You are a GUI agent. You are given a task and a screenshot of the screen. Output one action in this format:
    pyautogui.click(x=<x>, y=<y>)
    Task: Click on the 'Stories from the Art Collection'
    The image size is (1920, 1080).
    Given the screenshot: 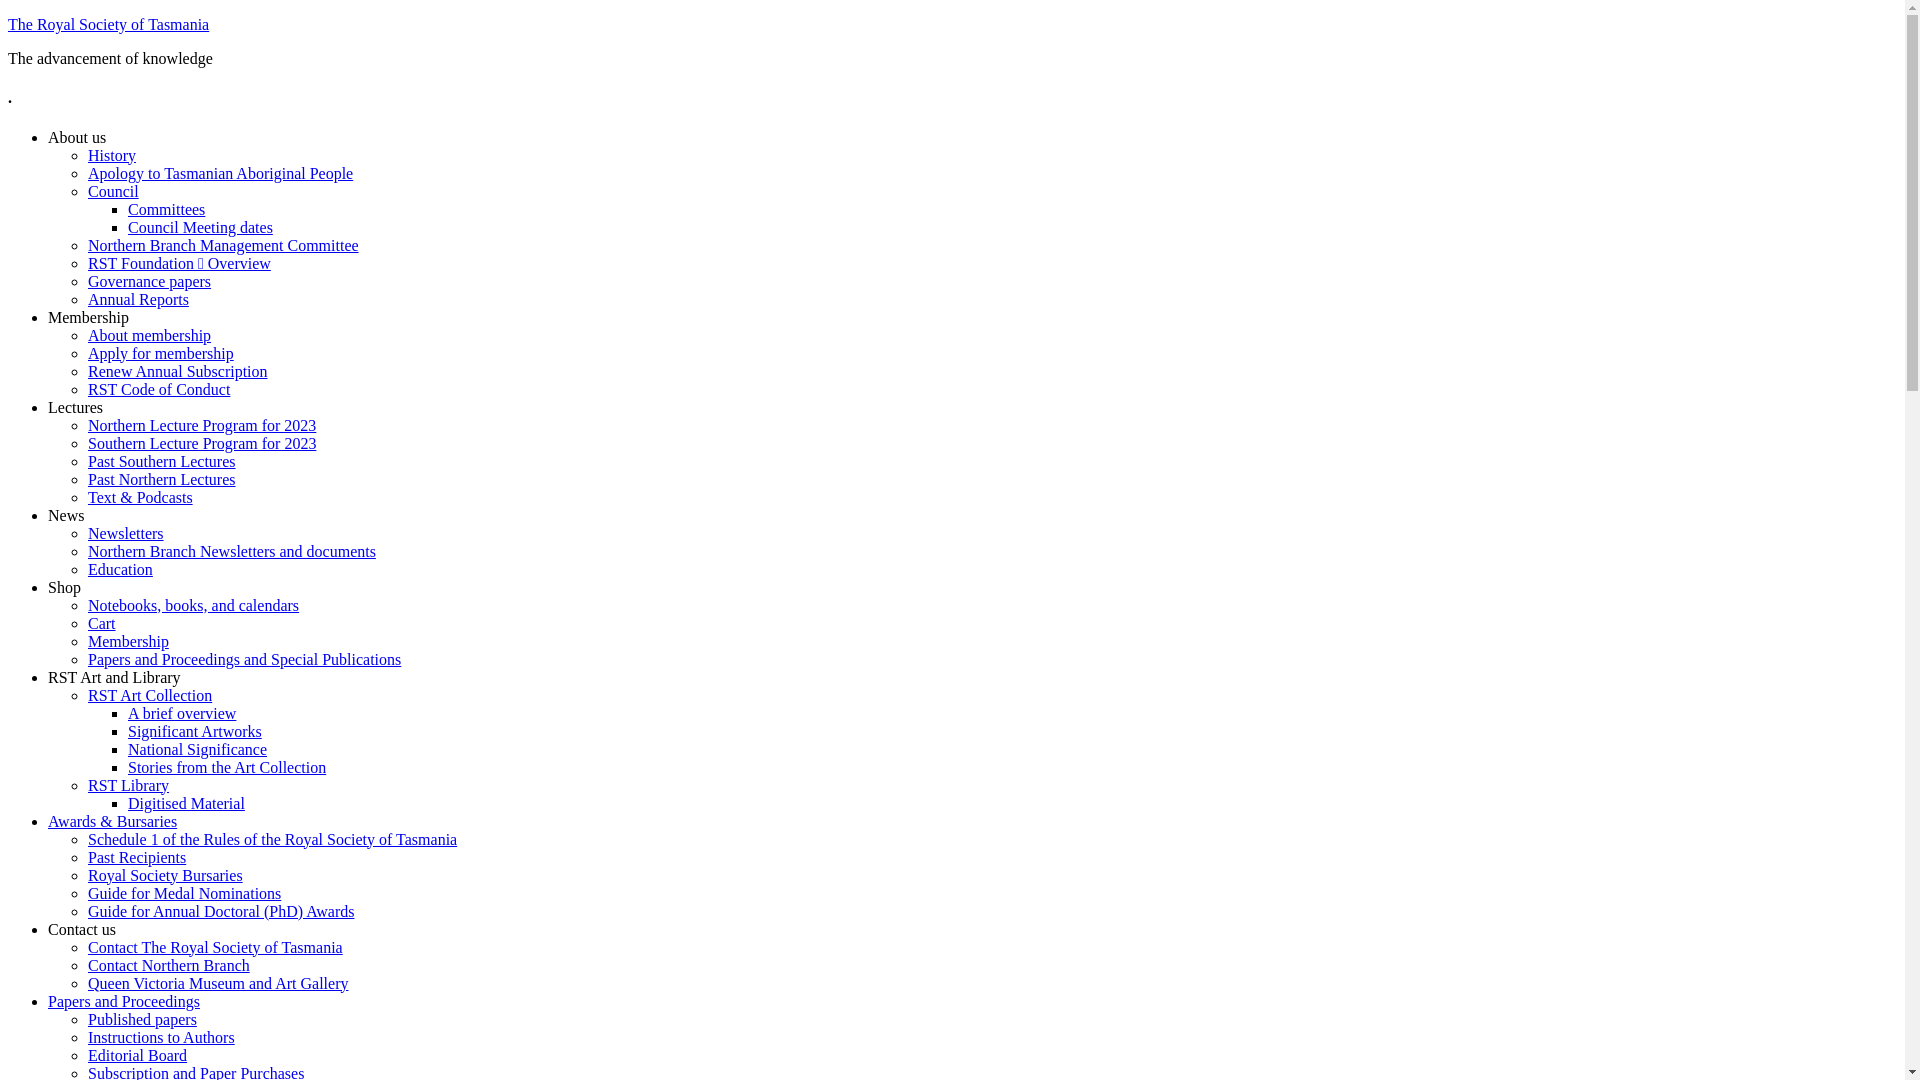 What is the action you would take?
    pyautogui.click(x=226, y=766)
    